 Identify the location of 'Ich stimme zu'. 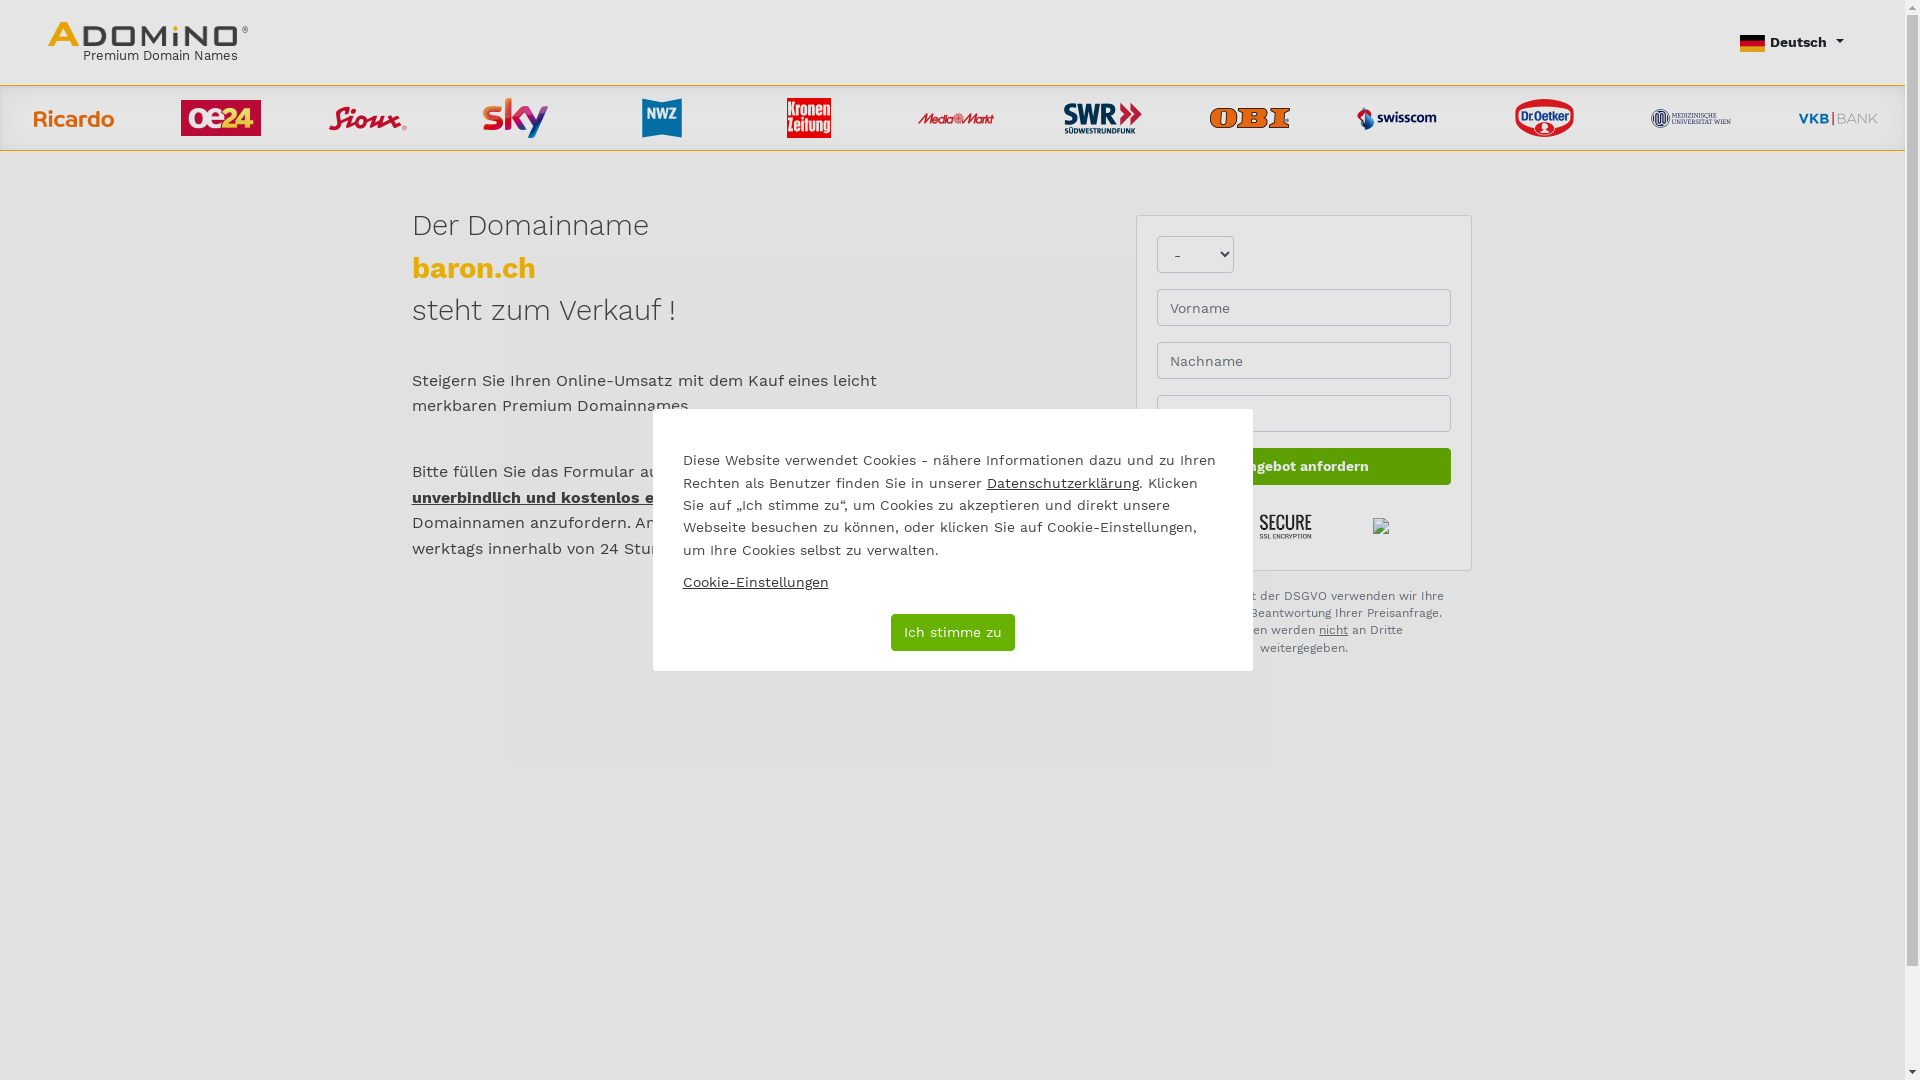
(950, 632).